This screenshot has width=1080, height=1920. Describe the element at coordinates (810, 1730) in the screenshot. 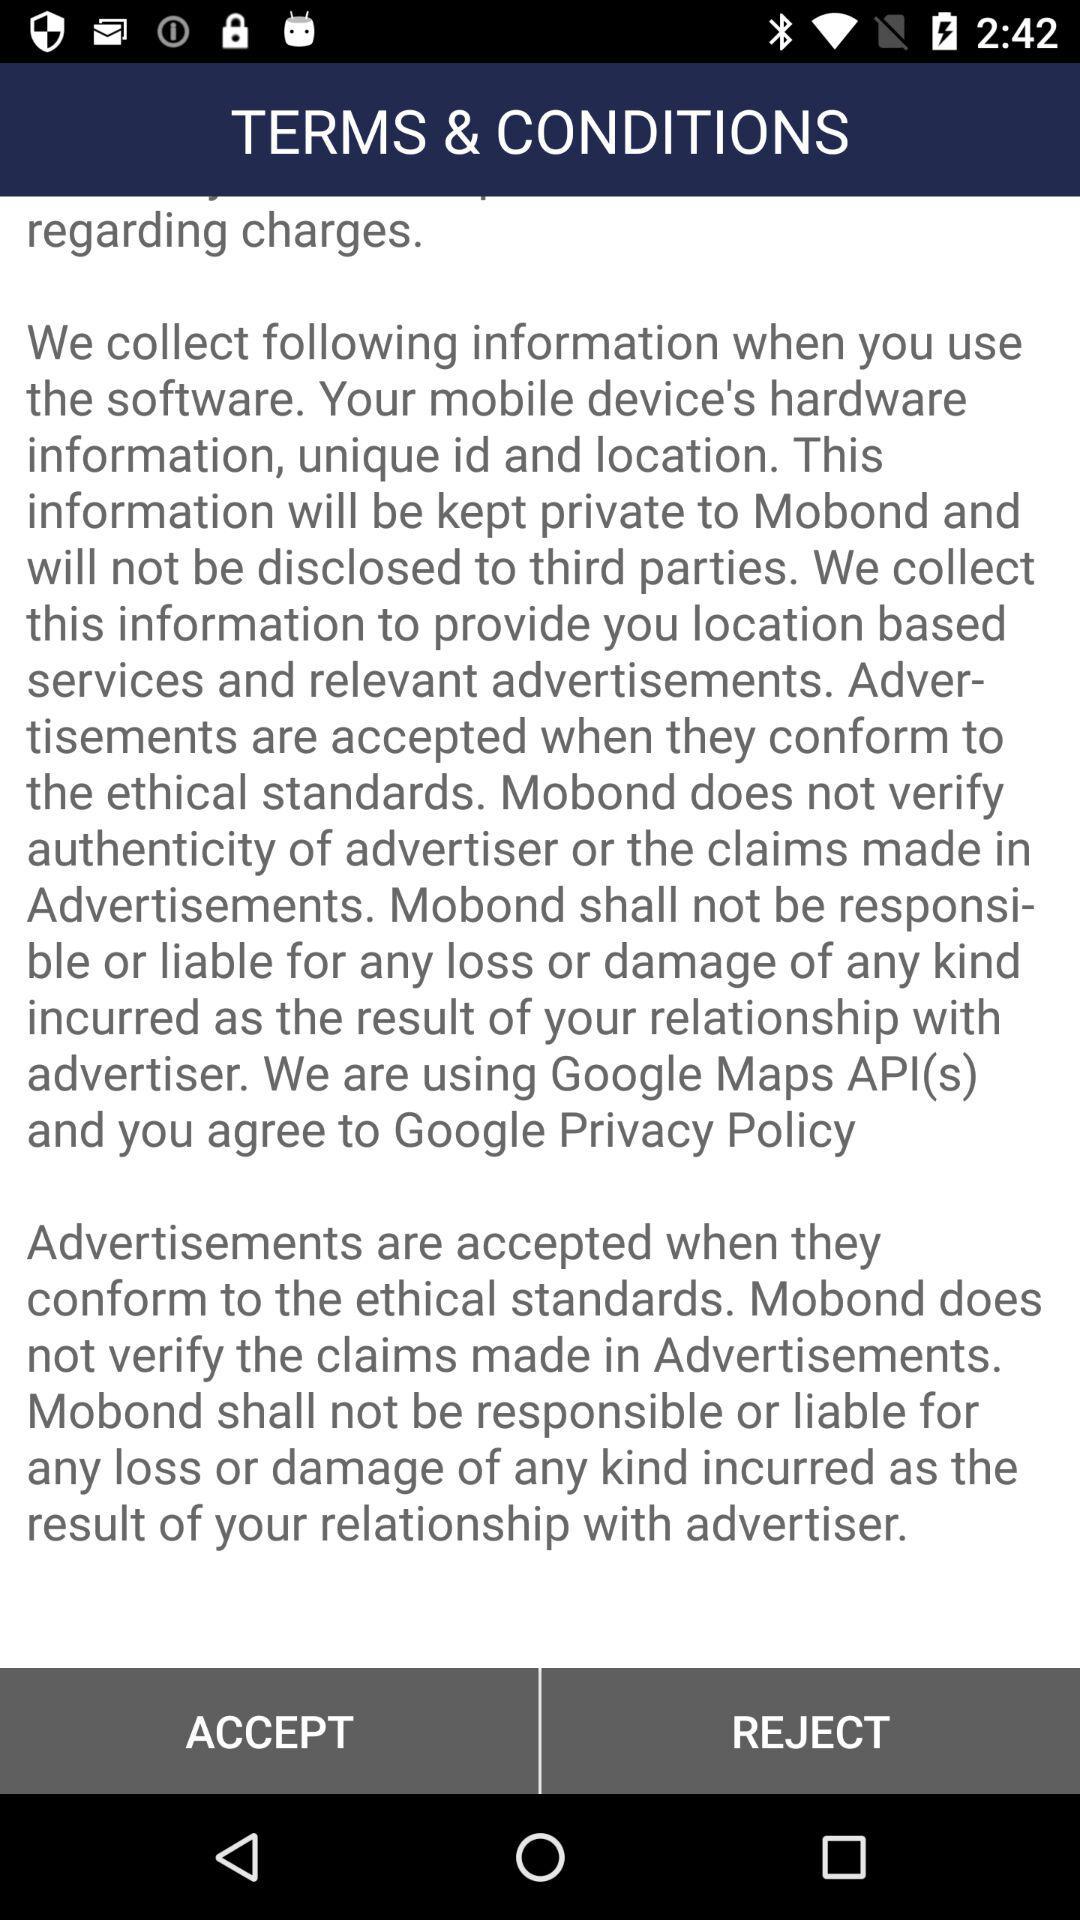

I see `button at the bottom right corner` at that location.